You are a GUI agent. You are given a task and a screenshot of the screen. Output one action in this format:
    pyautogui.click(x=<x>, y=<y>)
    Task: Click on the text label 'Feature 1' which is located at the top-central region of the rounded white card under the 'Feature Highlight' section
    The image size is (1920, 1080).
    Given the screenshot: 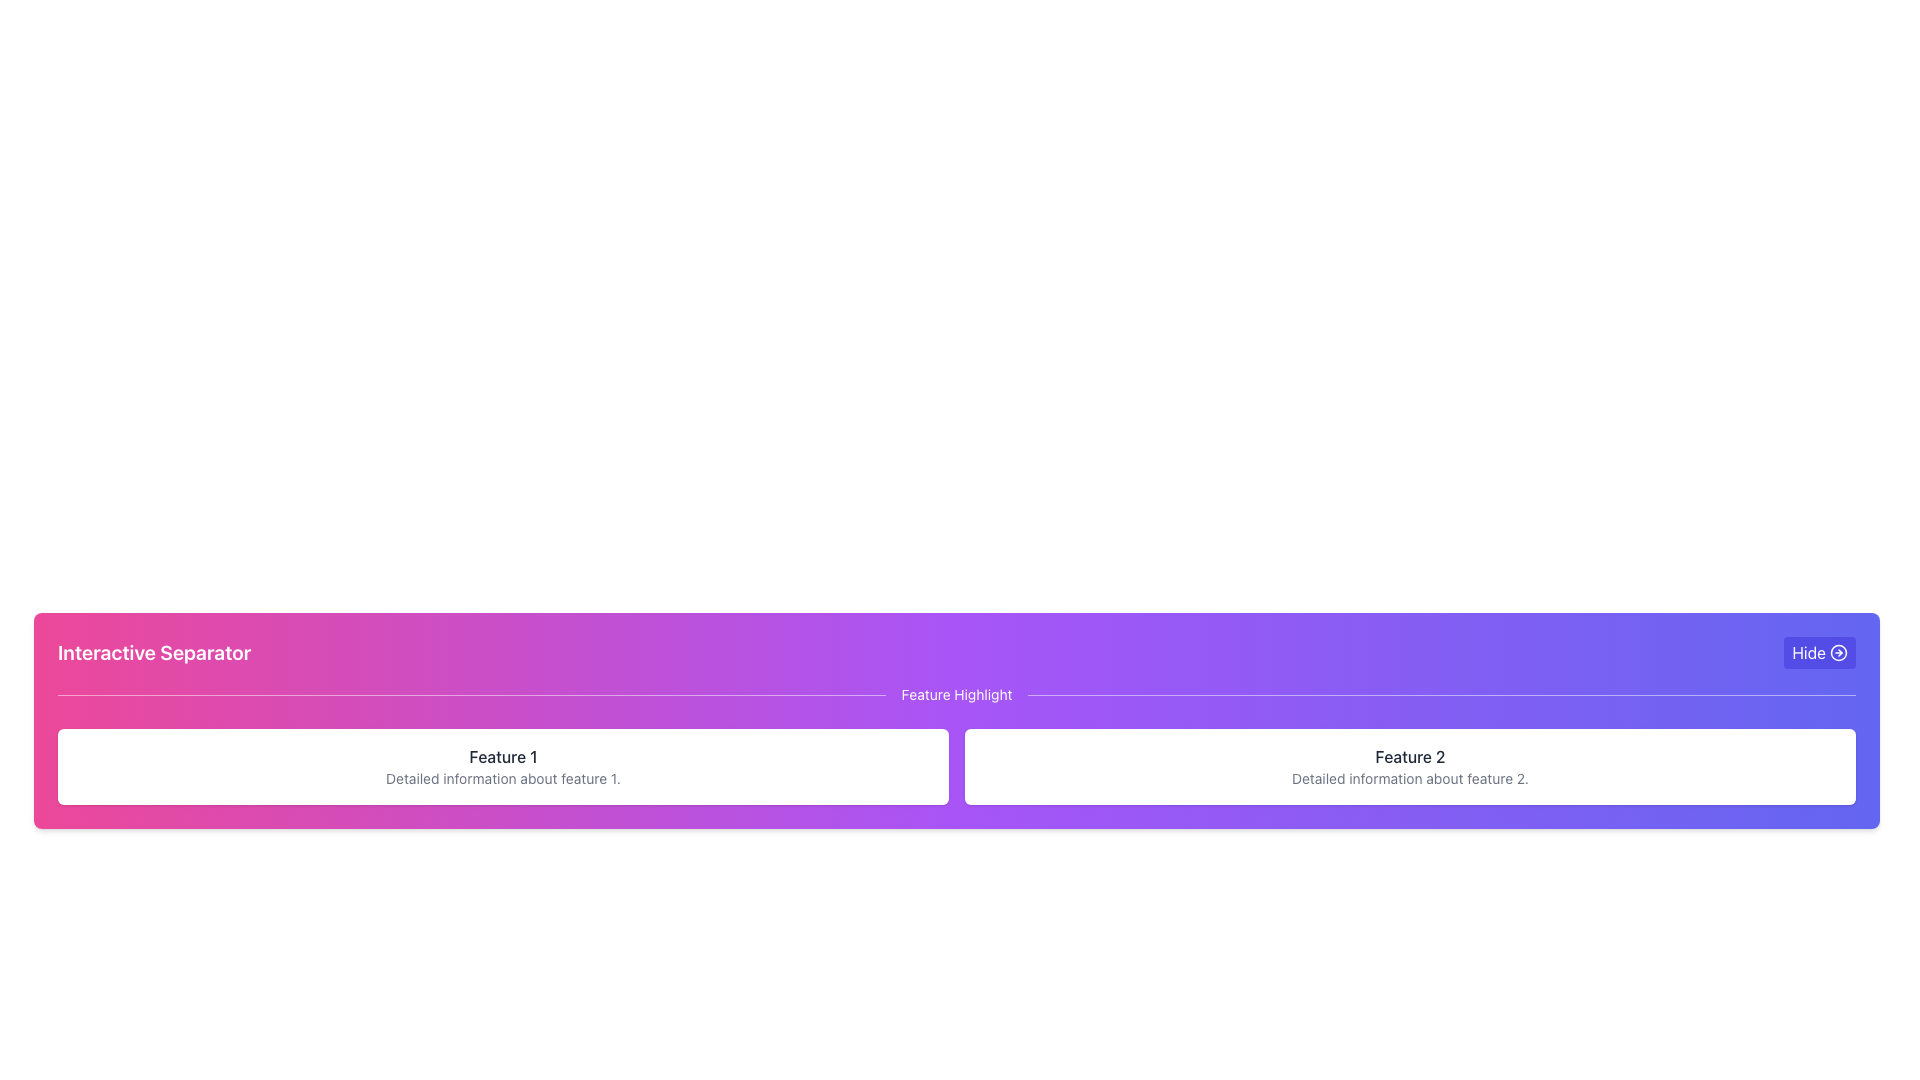 What is the action you would take?
    pyautogui.click(x=503, y=756)
    